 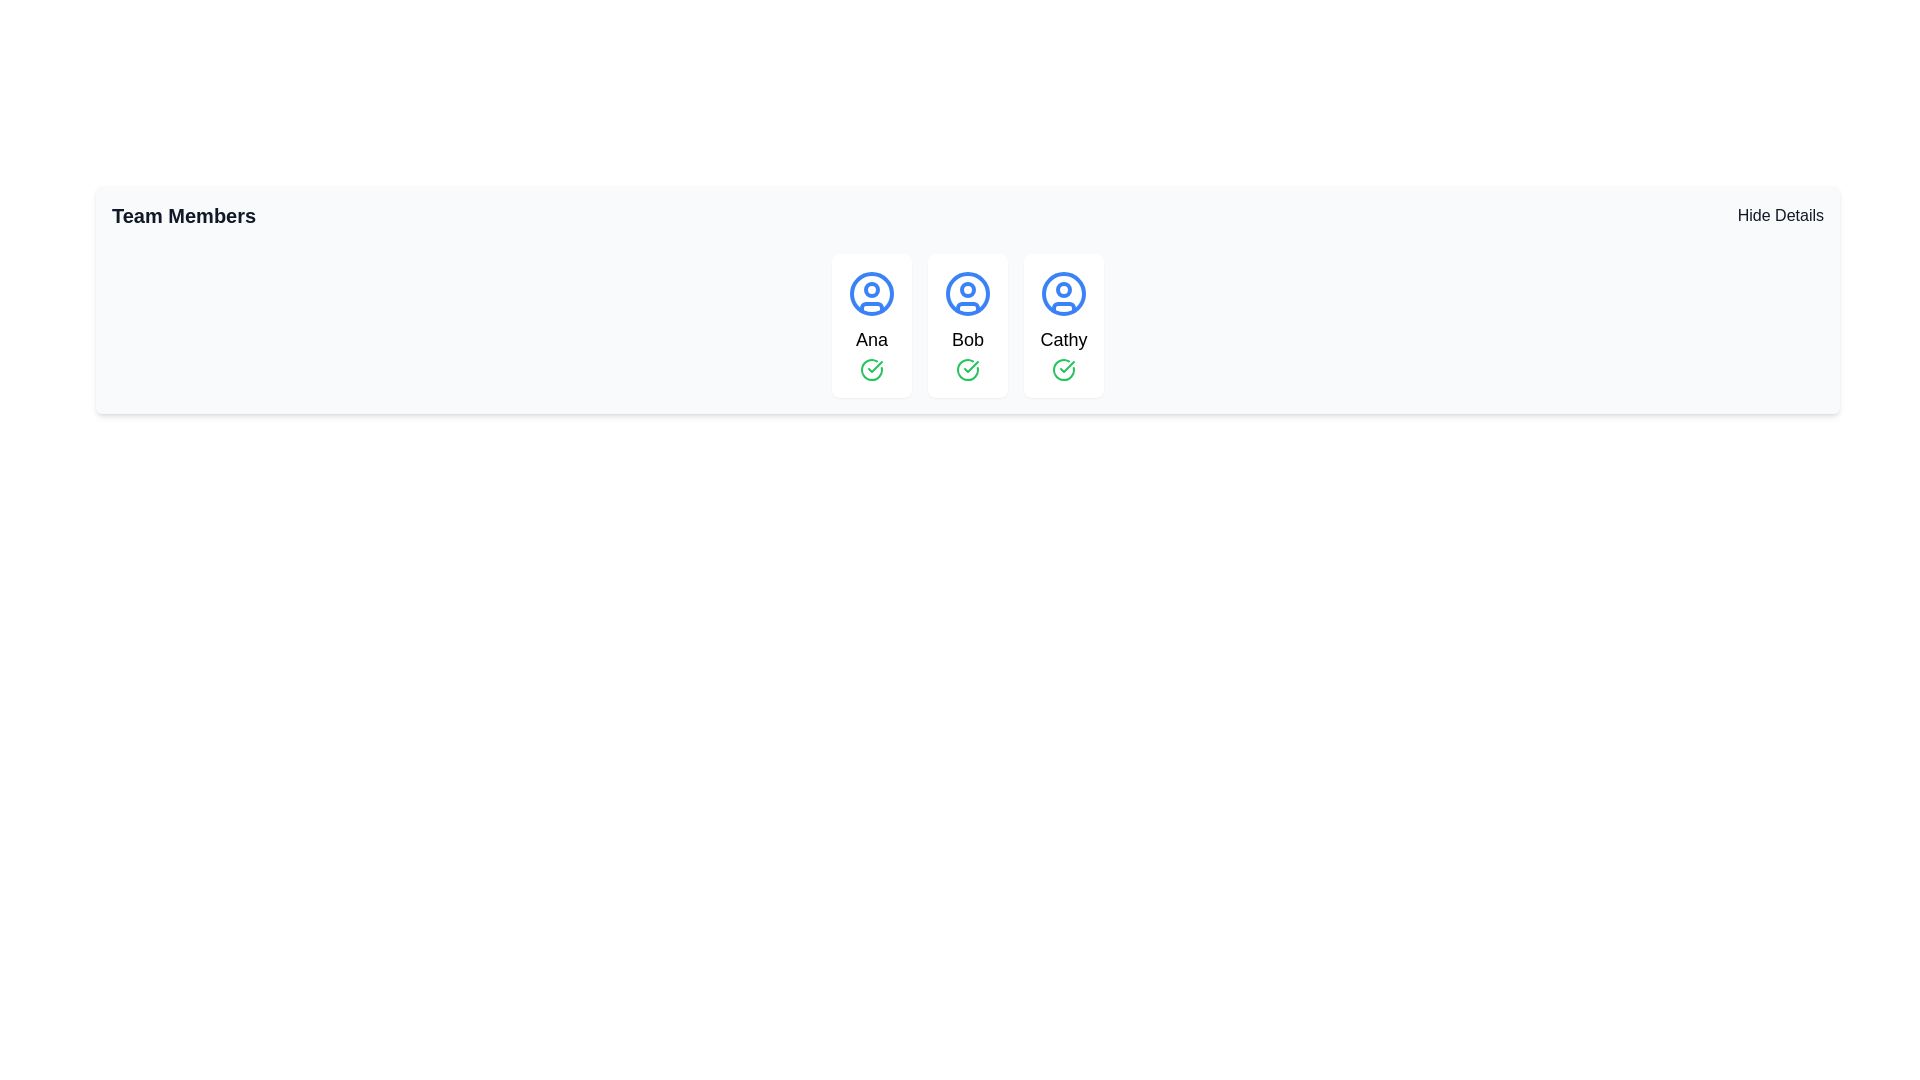 What do you see at coordinates (1780, 216) in the screenshot?
I see `the toggle button located at the top-right corner of the 'Team Members' section to hide or show the details of the team members` at bounding box center [1780, 216].